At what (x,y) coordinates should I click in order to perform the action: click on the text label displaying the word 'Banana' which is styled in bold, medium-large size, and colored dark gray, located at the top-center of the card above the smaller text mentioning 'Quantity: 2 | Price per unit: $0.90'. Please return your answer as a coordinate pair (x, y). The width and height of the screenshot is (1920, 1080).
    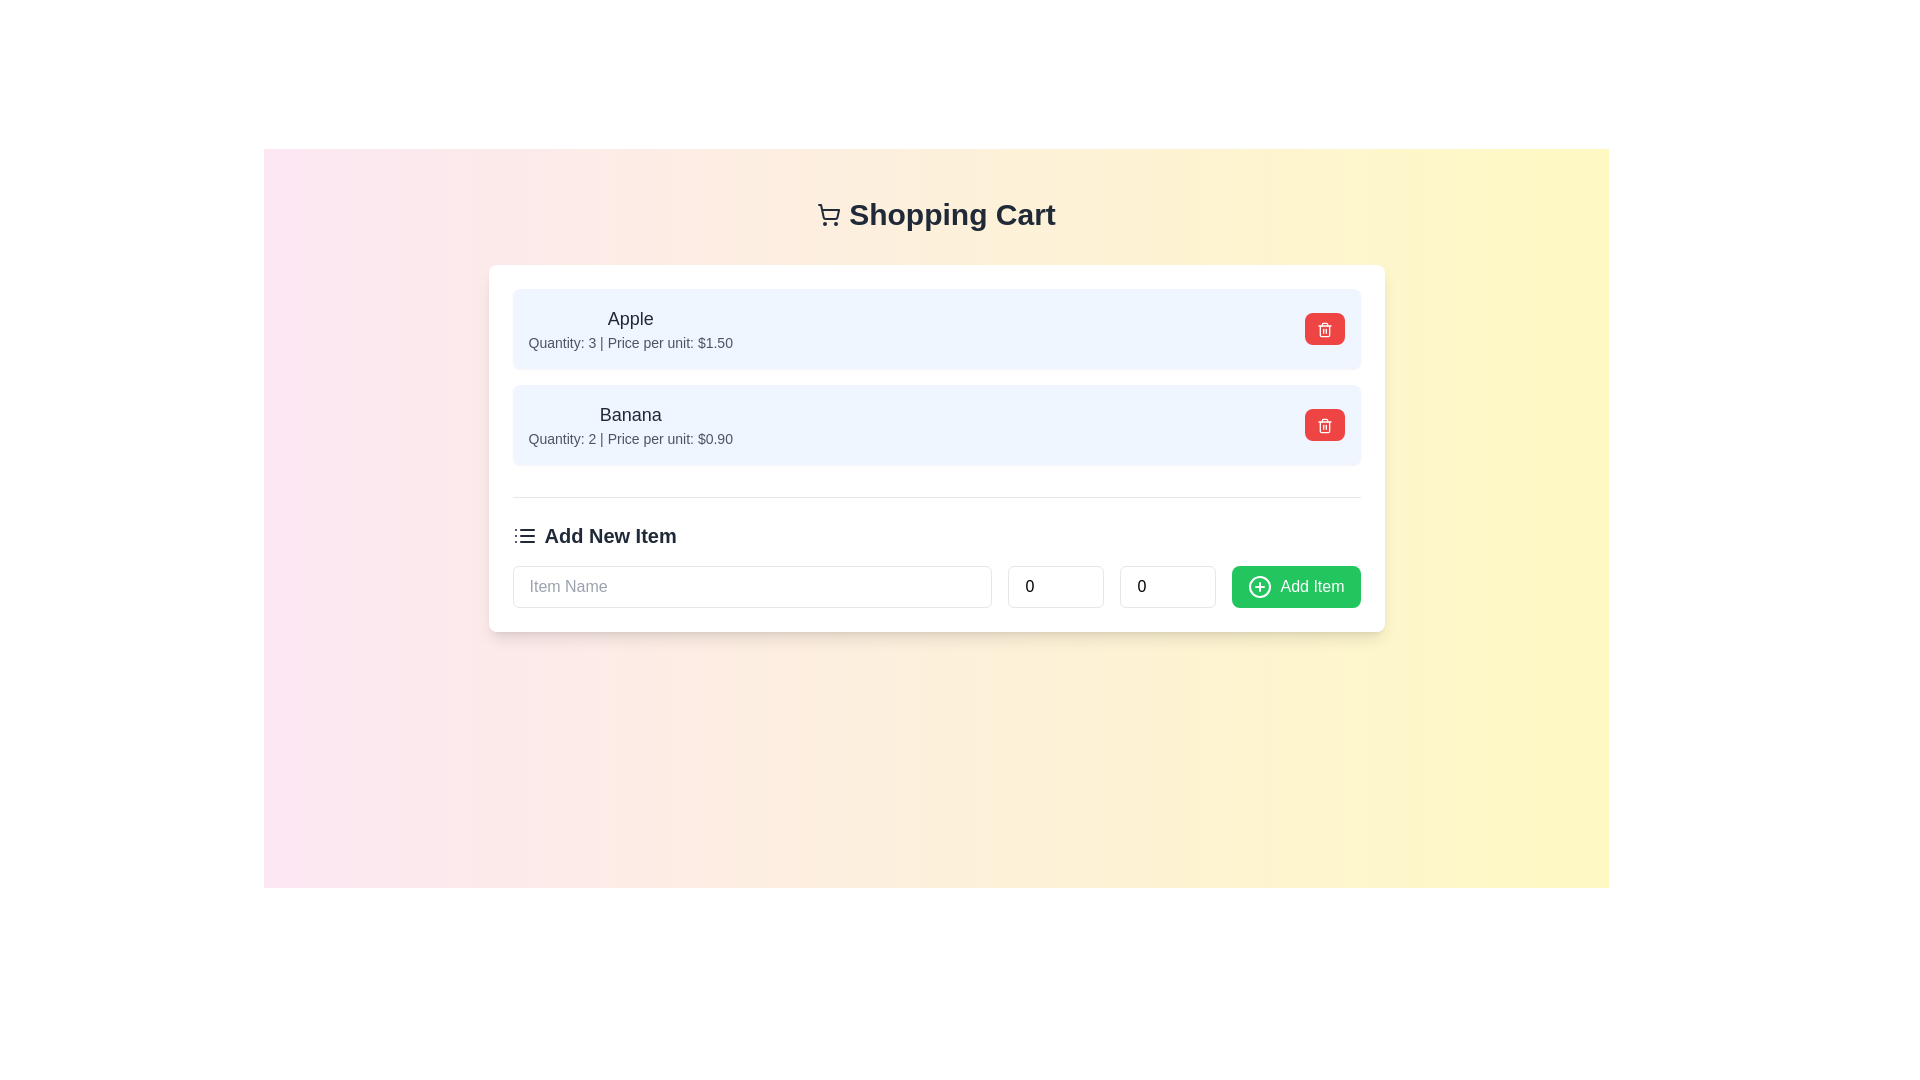
    Looking at the image, I should click on (629, 414).